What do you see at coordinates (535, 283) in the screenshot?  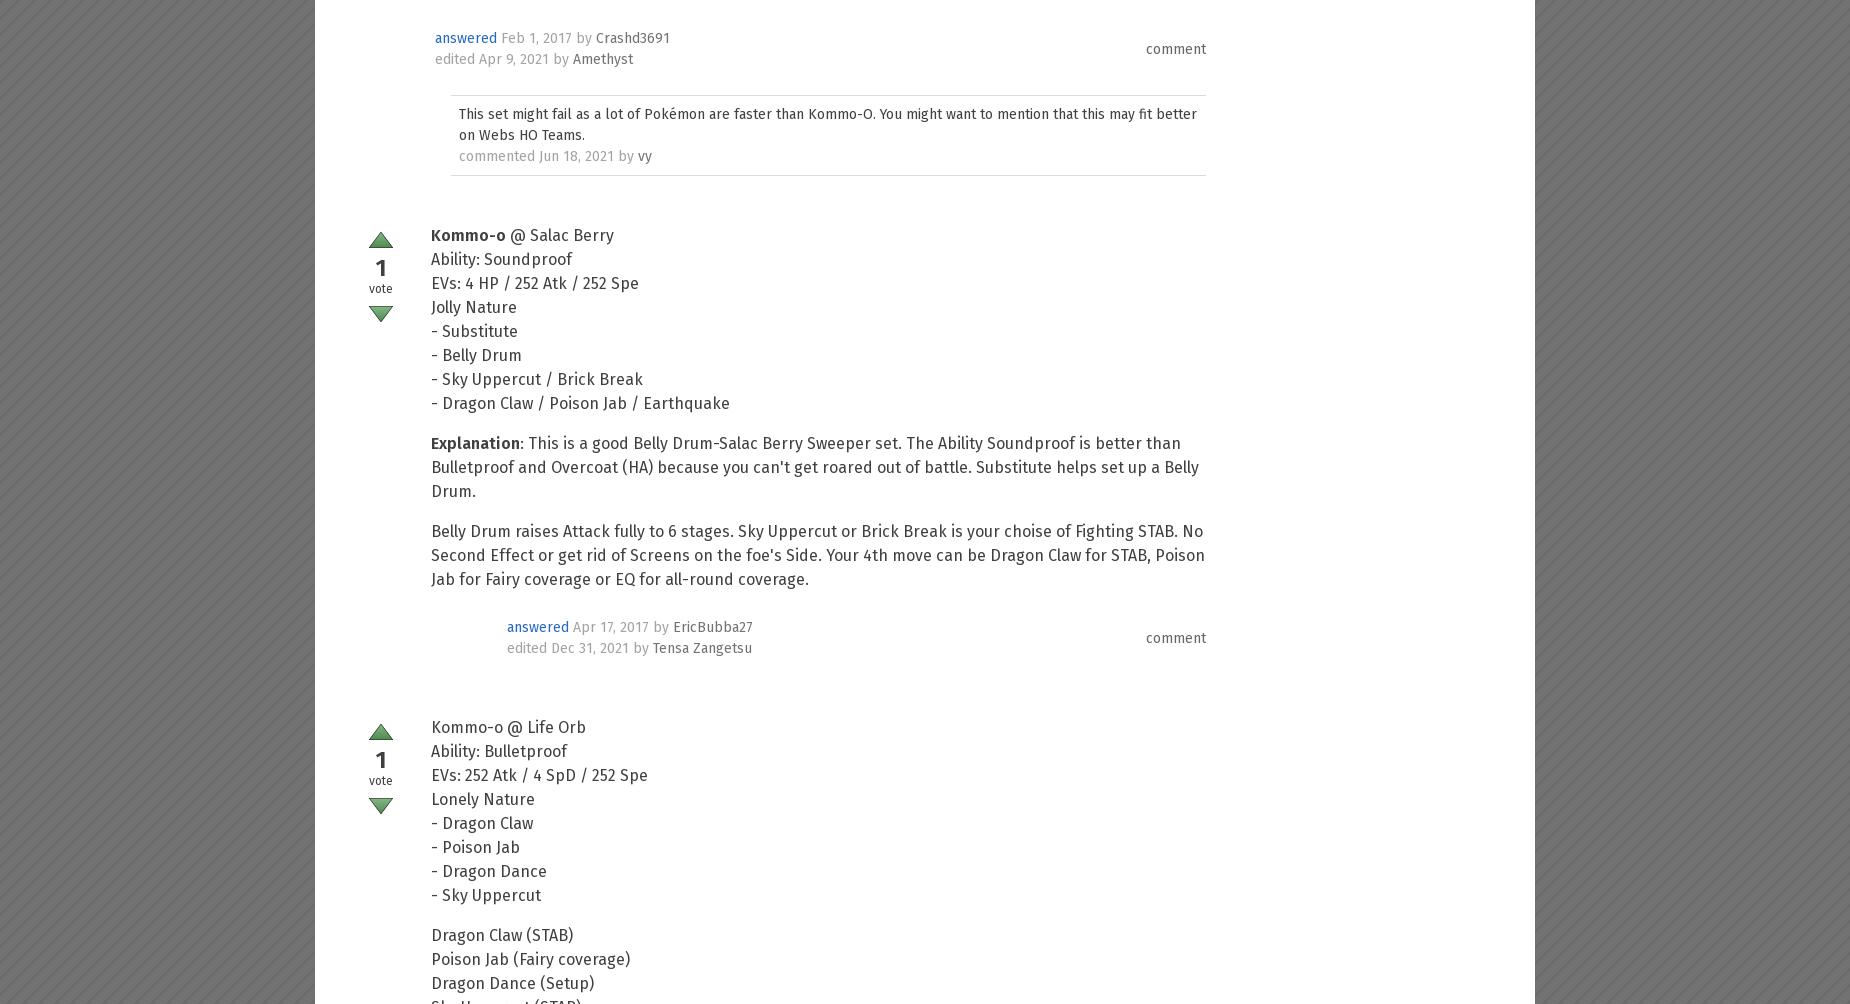 I see `'EVs: 4 HP / 252 Atk / 252 Spe'` at bounding box center [535, 283].